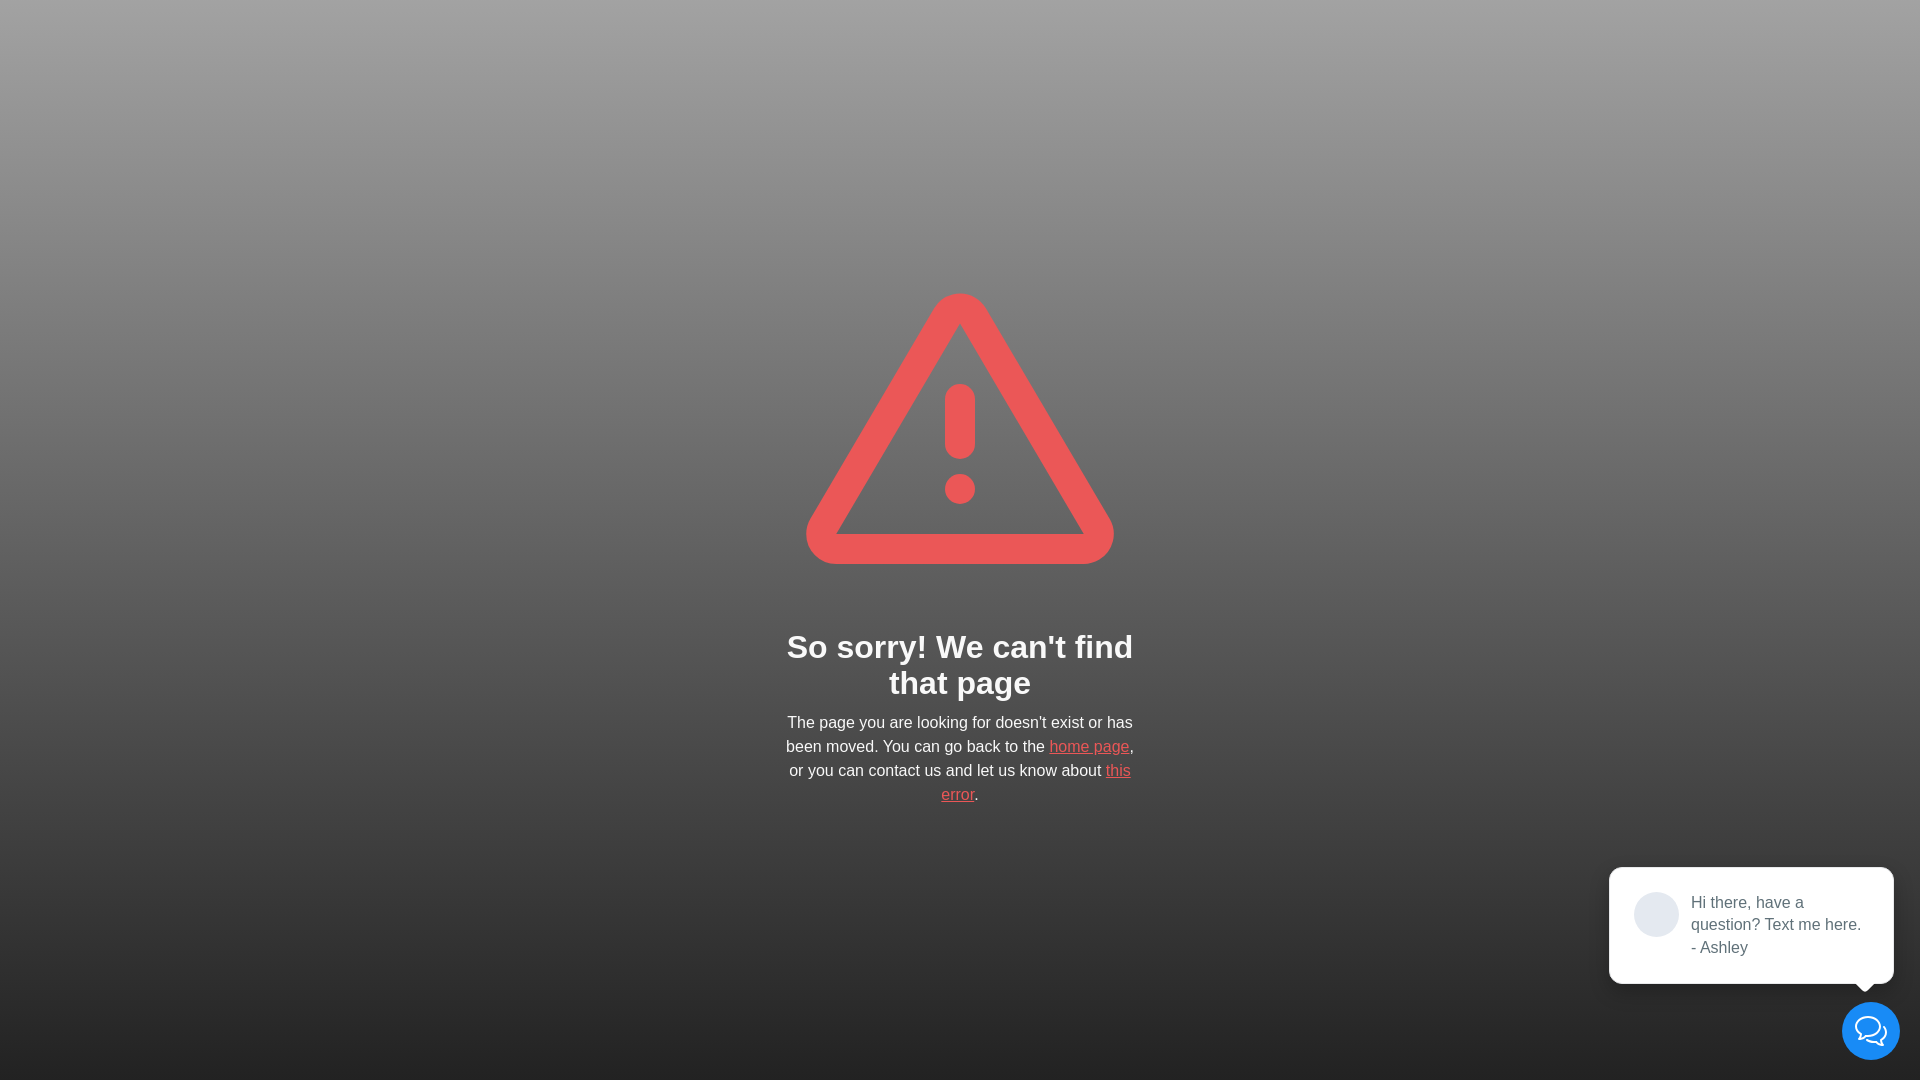 The width and height of the screenshot is (1920, 1080). Describe the element at coordinates (1035, 781) in the screenshot. I see `'this error'` at that location.